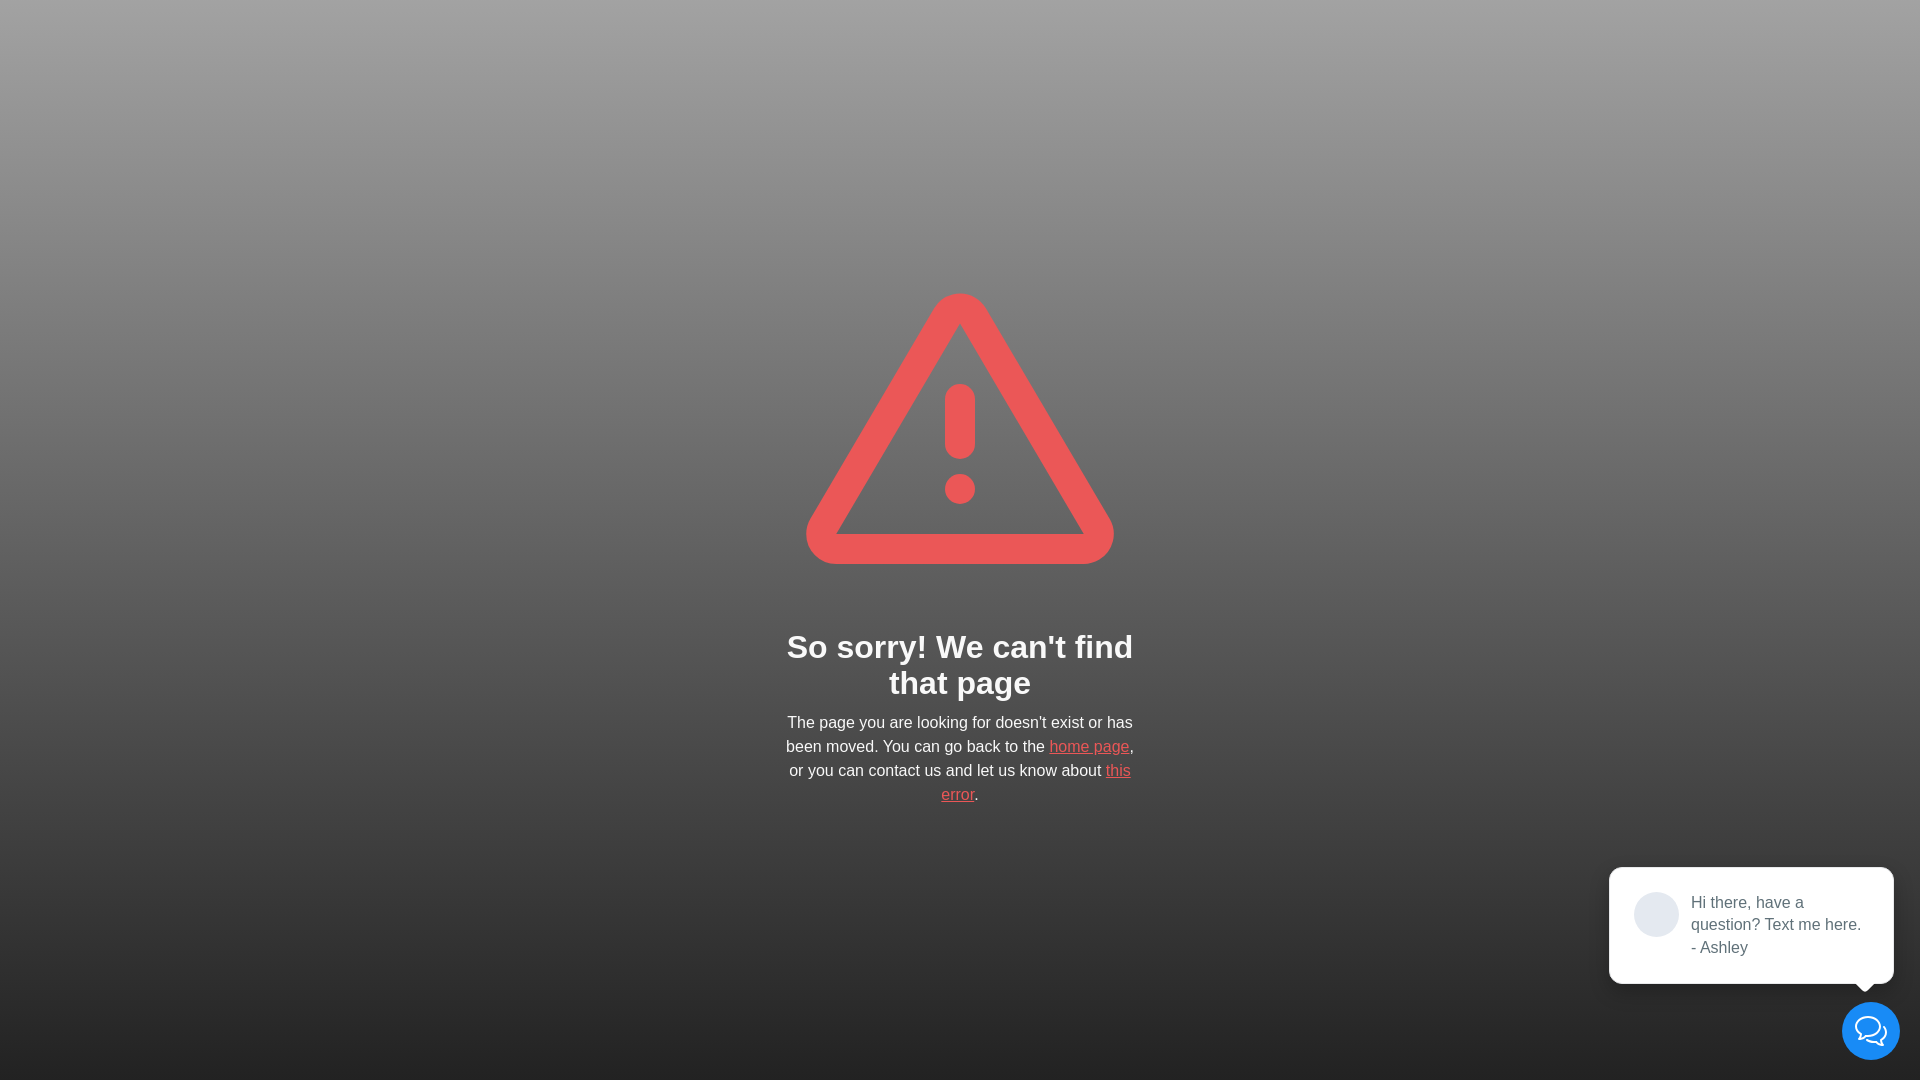 The width and height of the screenshot is (1920, 1080). Describe the element at coordinates (1035, 781) in the screenshot. I see `'this error'` at that location.